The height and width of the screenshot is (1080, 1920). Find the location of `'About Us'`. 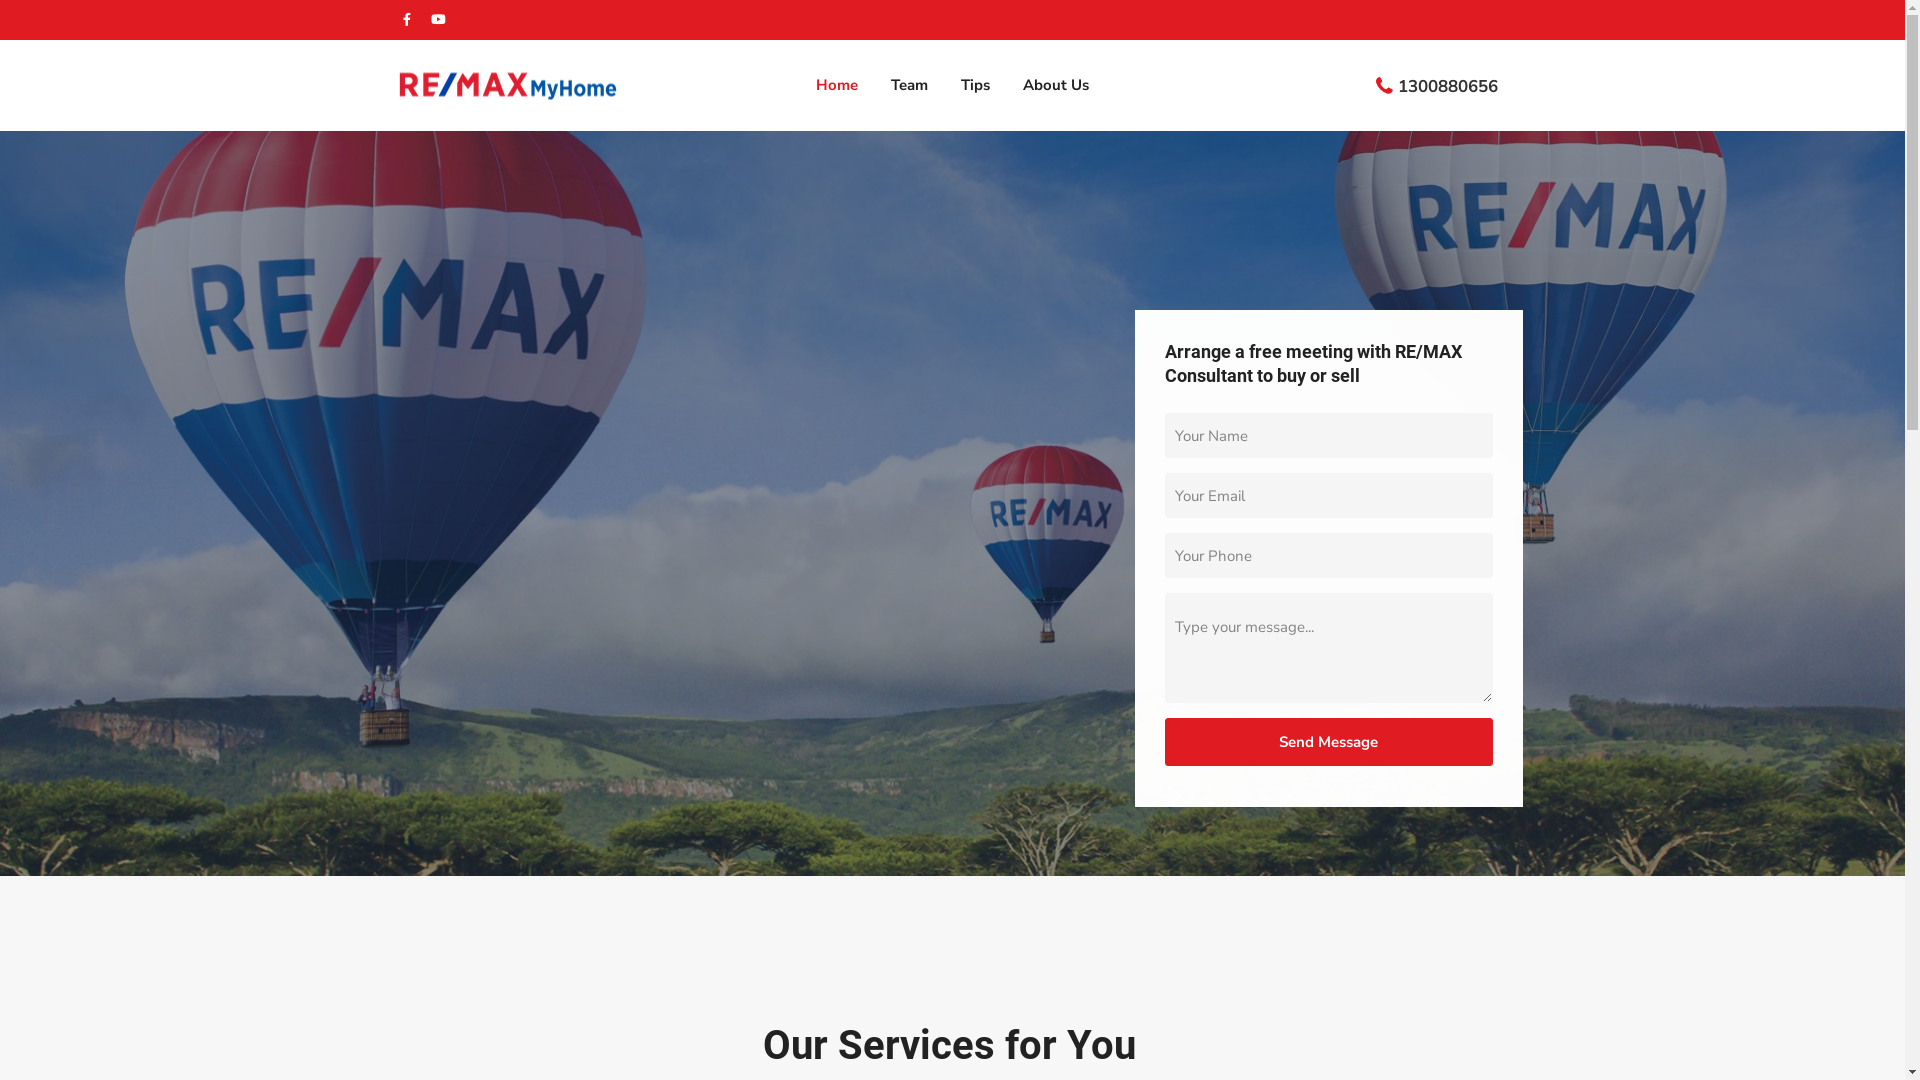

'About Us' is located at coordinates (1055, 83).